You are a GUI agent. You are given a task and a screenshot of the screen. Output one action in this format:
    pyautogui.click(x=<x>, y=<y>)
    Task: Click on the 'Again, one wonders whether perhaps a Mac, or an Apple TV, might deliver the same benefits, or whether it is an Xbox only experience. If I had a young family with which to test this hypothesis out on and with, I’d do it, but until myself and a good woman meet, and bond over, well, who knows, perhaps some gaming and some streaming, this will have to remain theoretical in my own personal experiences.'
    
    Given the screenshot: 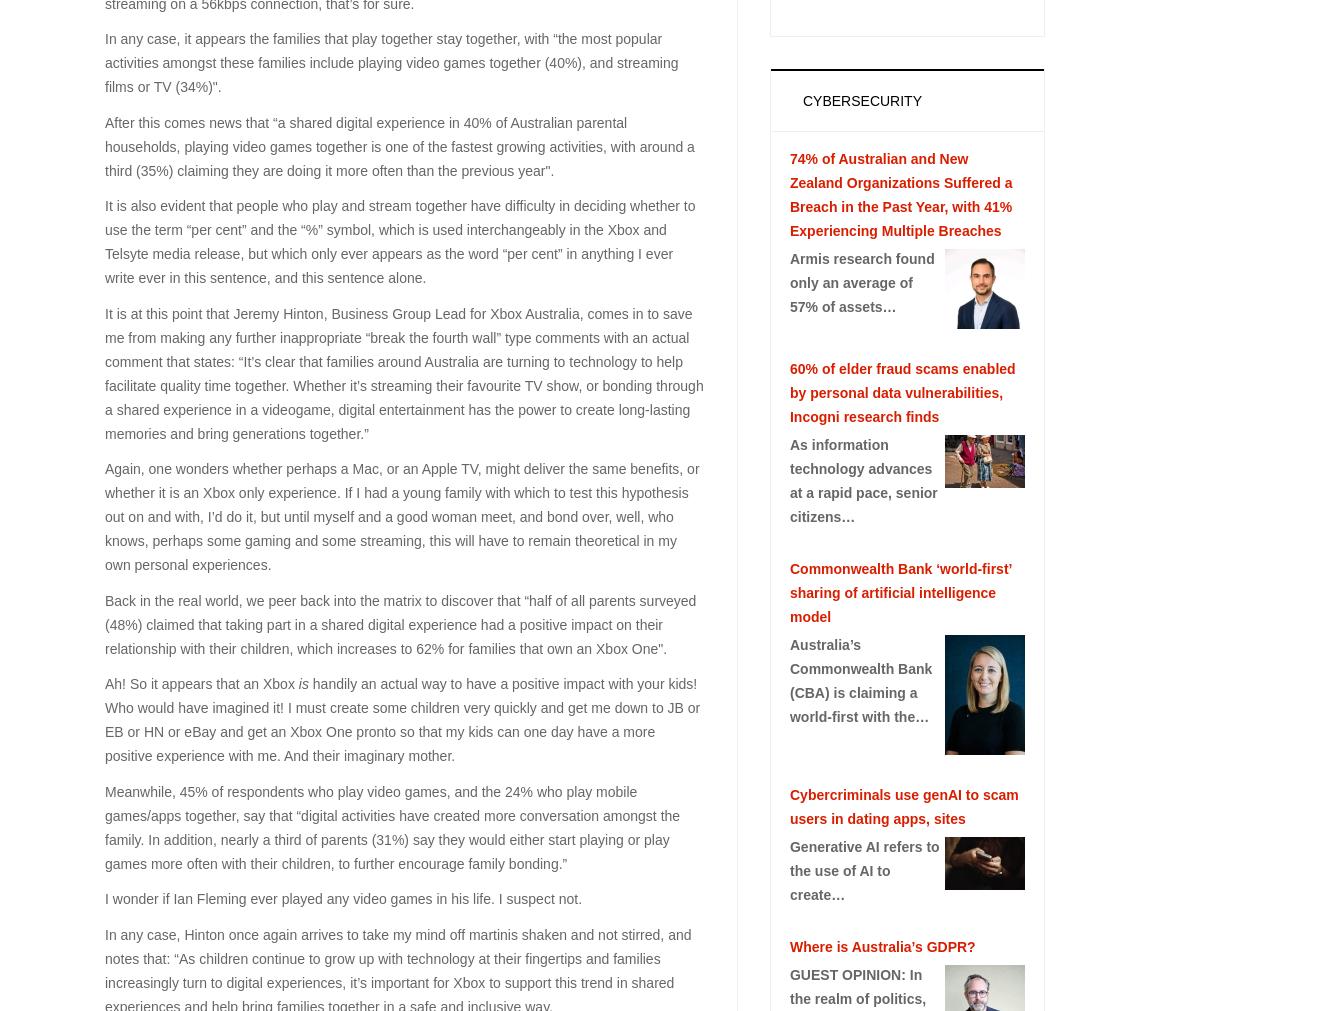 What is the action you would take?
    pyautogui.click(x=400, y=517)
    